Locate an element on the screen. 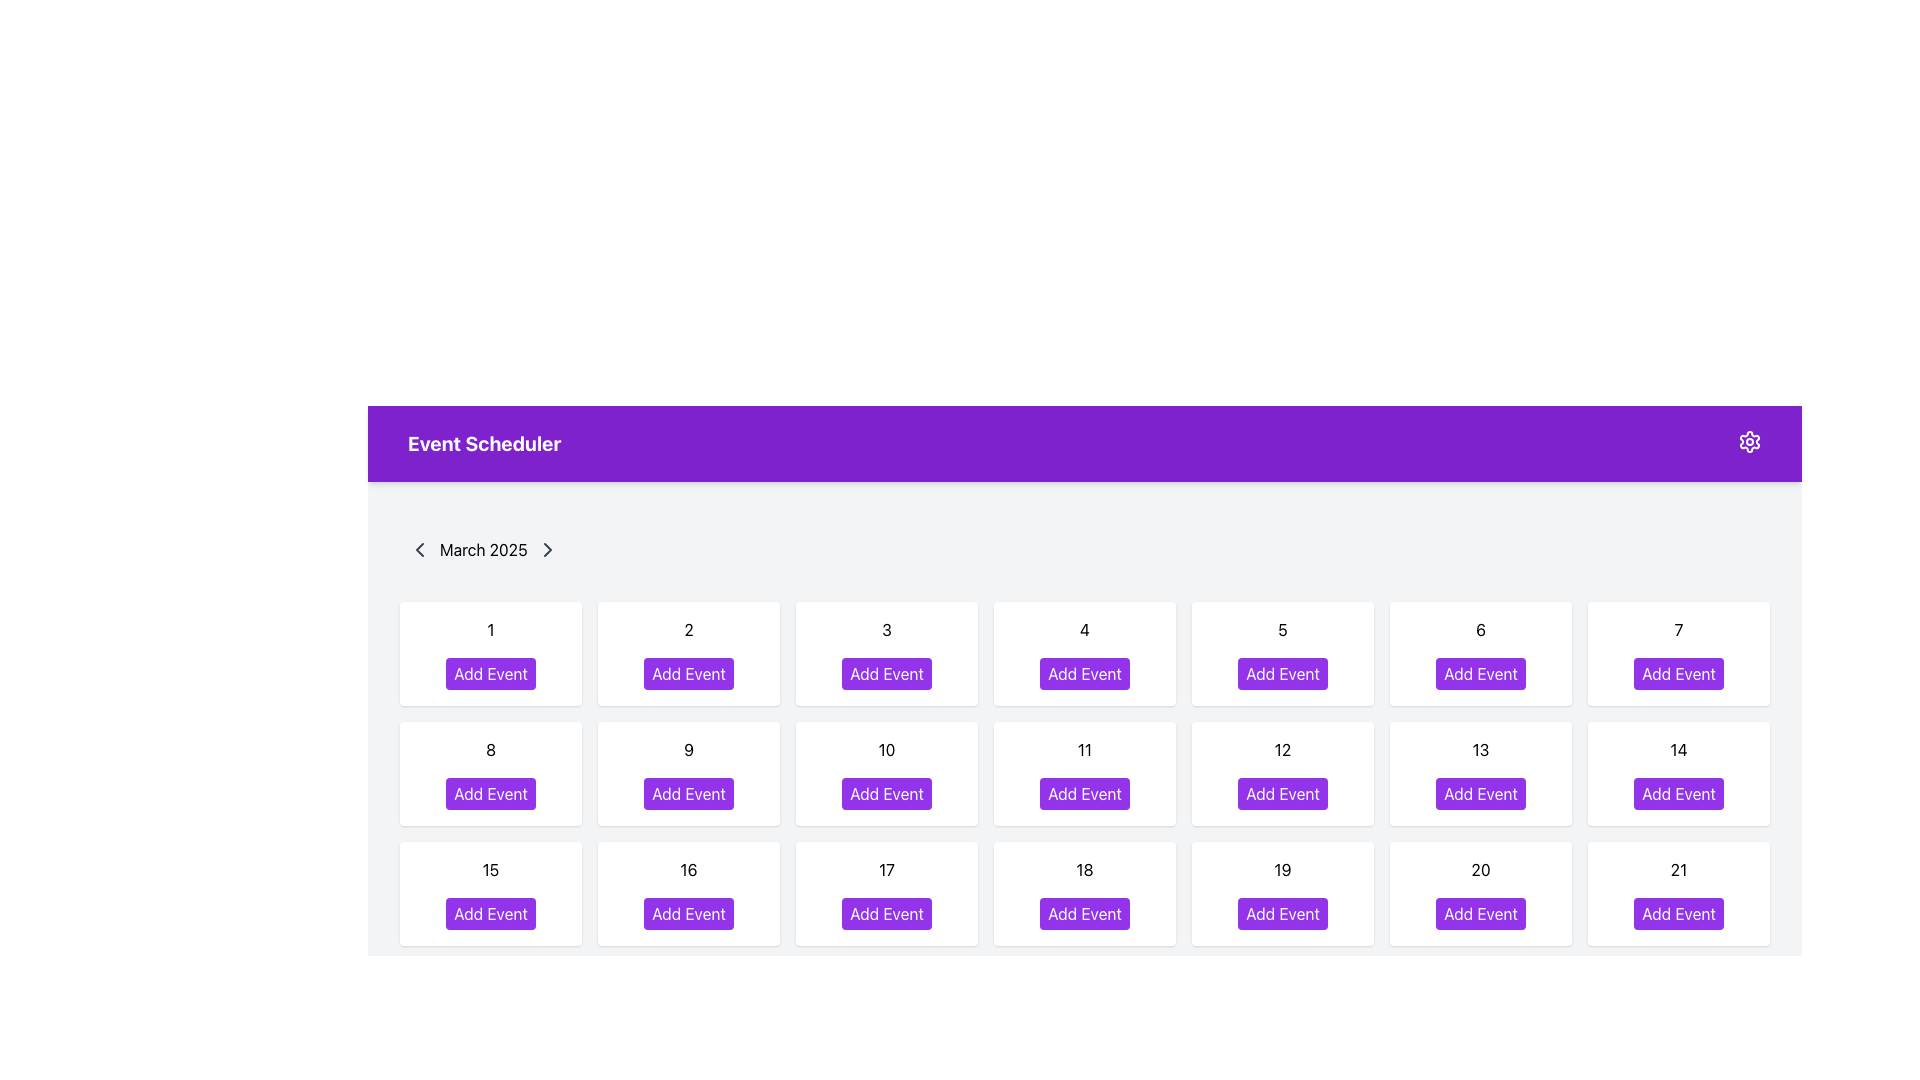 The width and height of the screenshot is (1920, 1080). the button for the day labeled '9' in the calendar view is located at coordinates (689, 793).